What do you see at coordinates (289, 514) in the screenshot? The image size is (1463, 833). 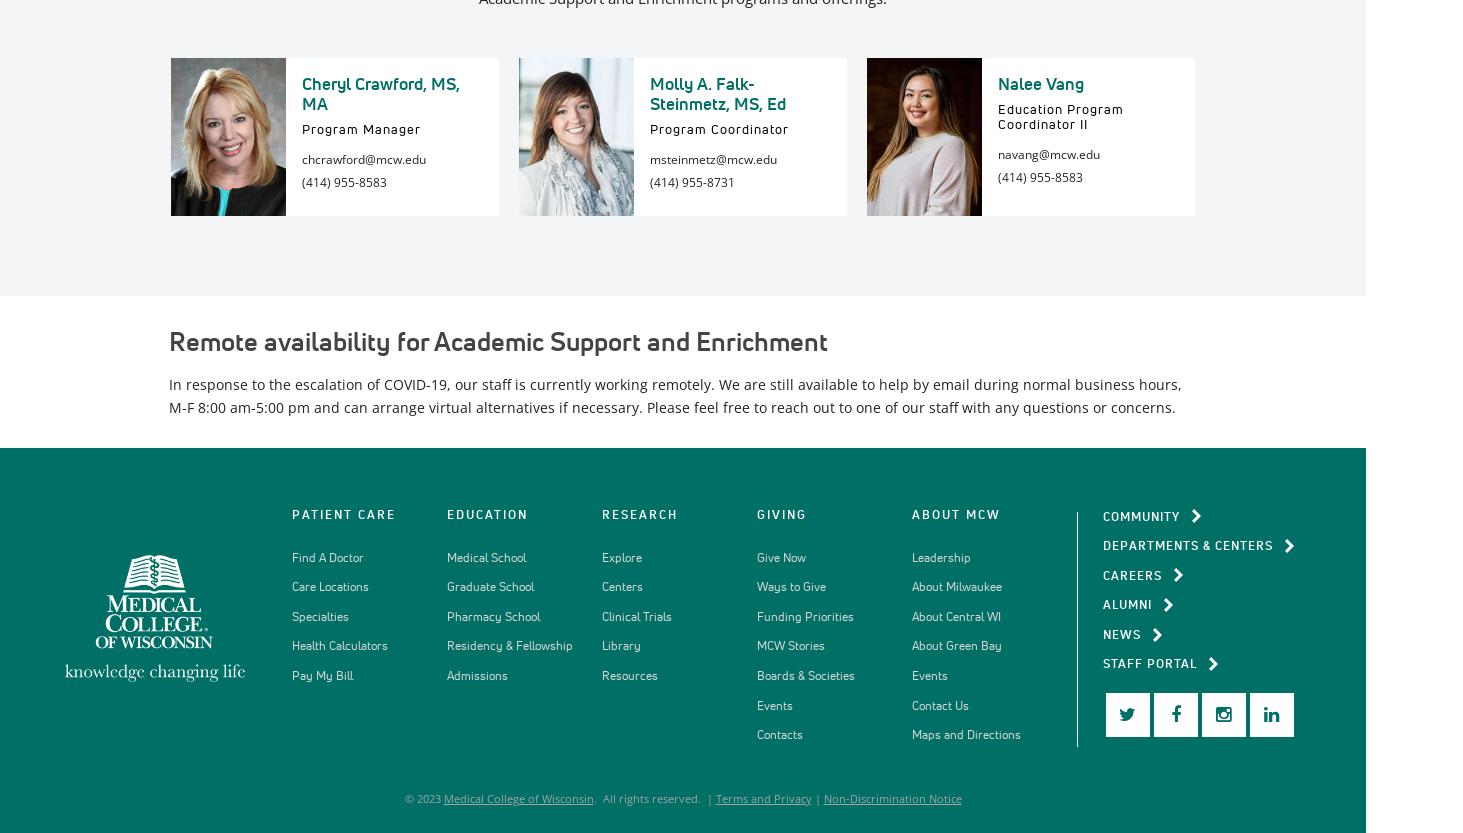 I see `'Patient Care'` at bounding box center [289, 514].